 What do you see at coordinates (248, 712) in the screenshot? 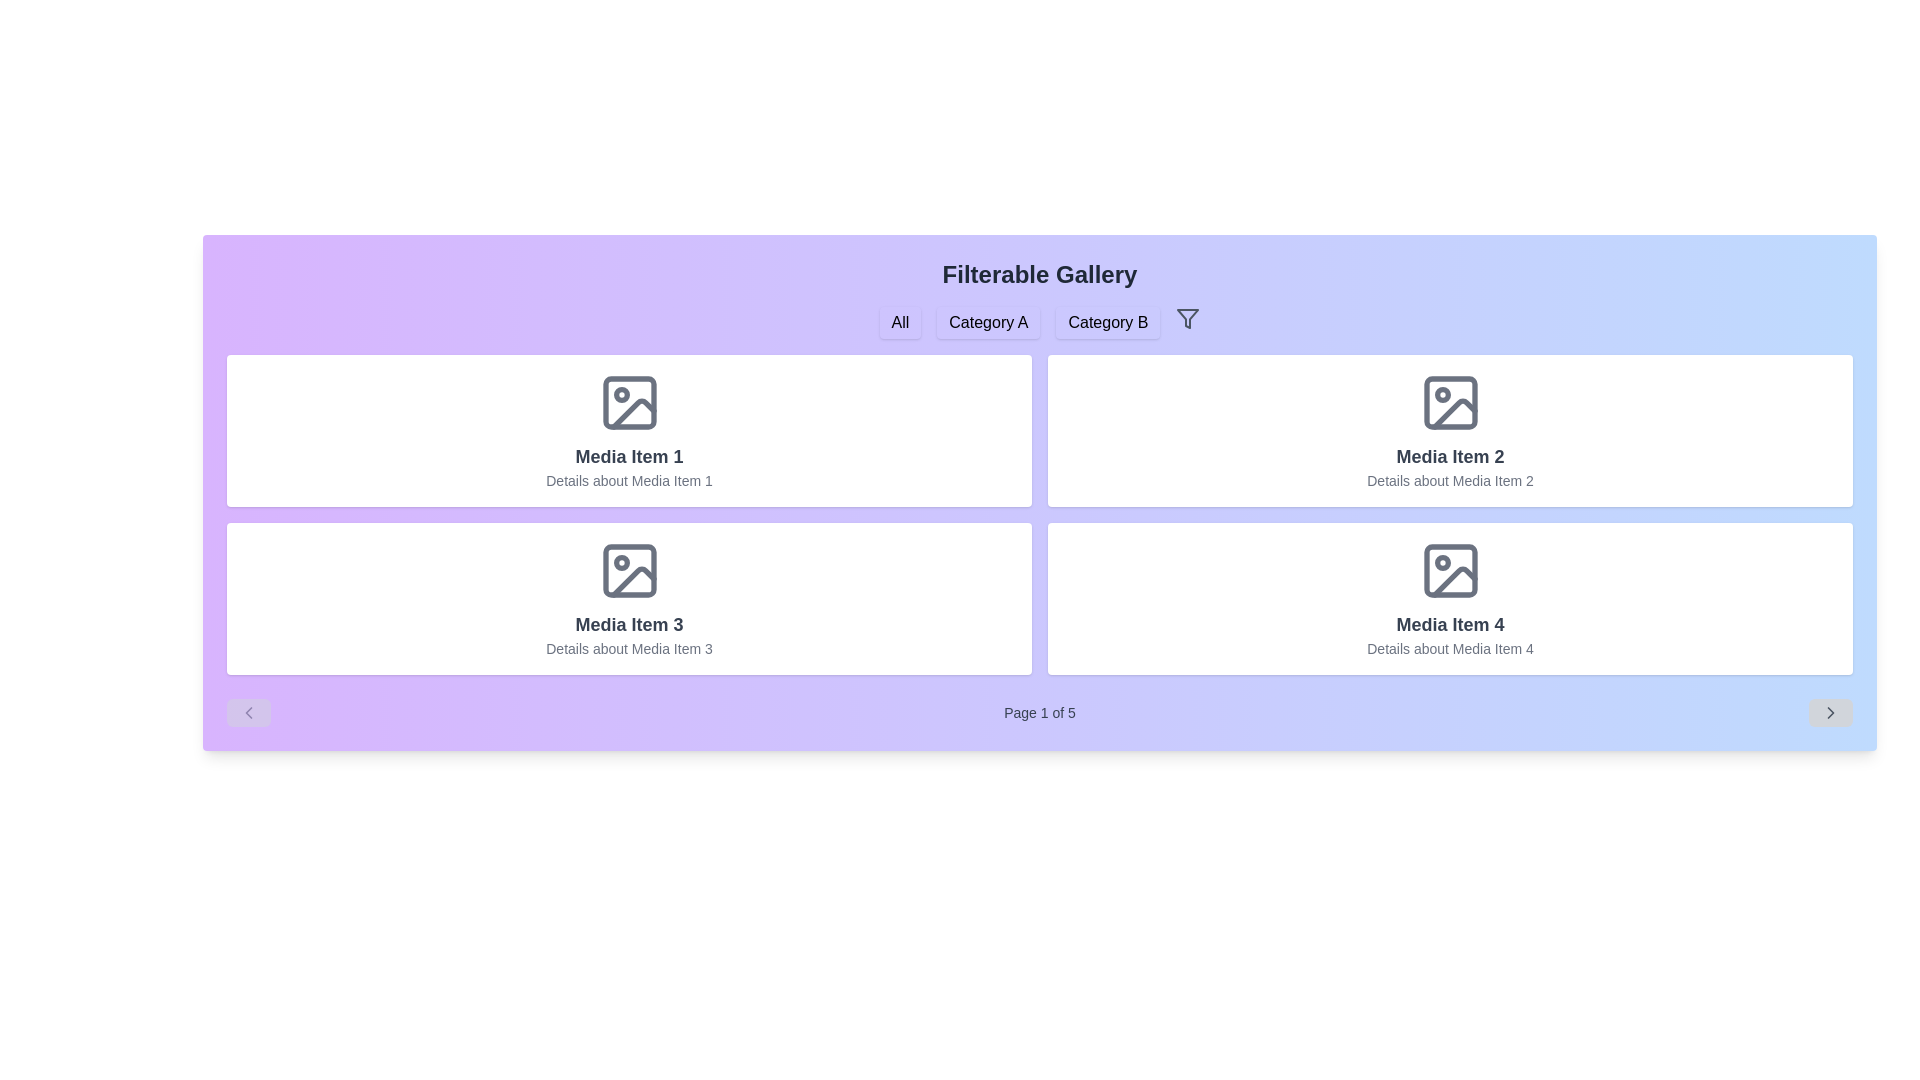
I see `the button with a left-pointing arrow icon, styled with a thin and rounded design, located at the bottom left corner of the interface for keyboard navigation` at bounding box center [248, 712].